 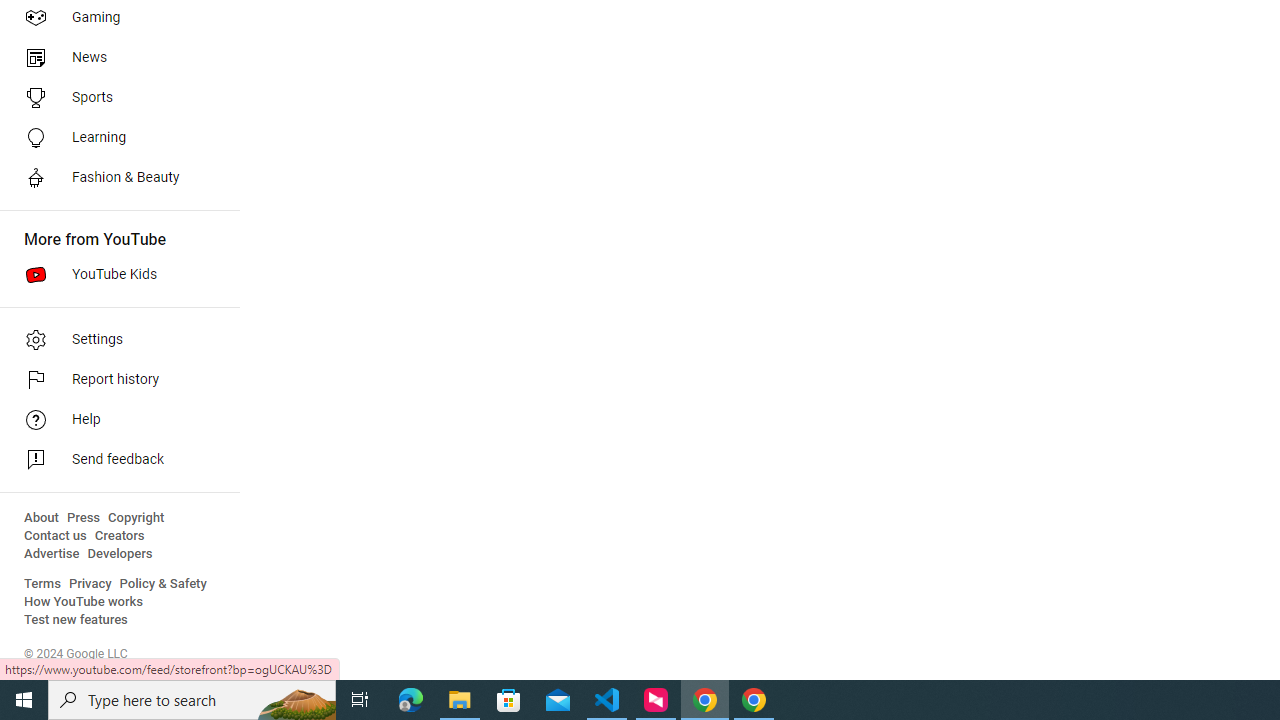 What do you see at coordinates (82, 517) in the screenshot?
I see `'Press'` at bounding box center [82, 517].